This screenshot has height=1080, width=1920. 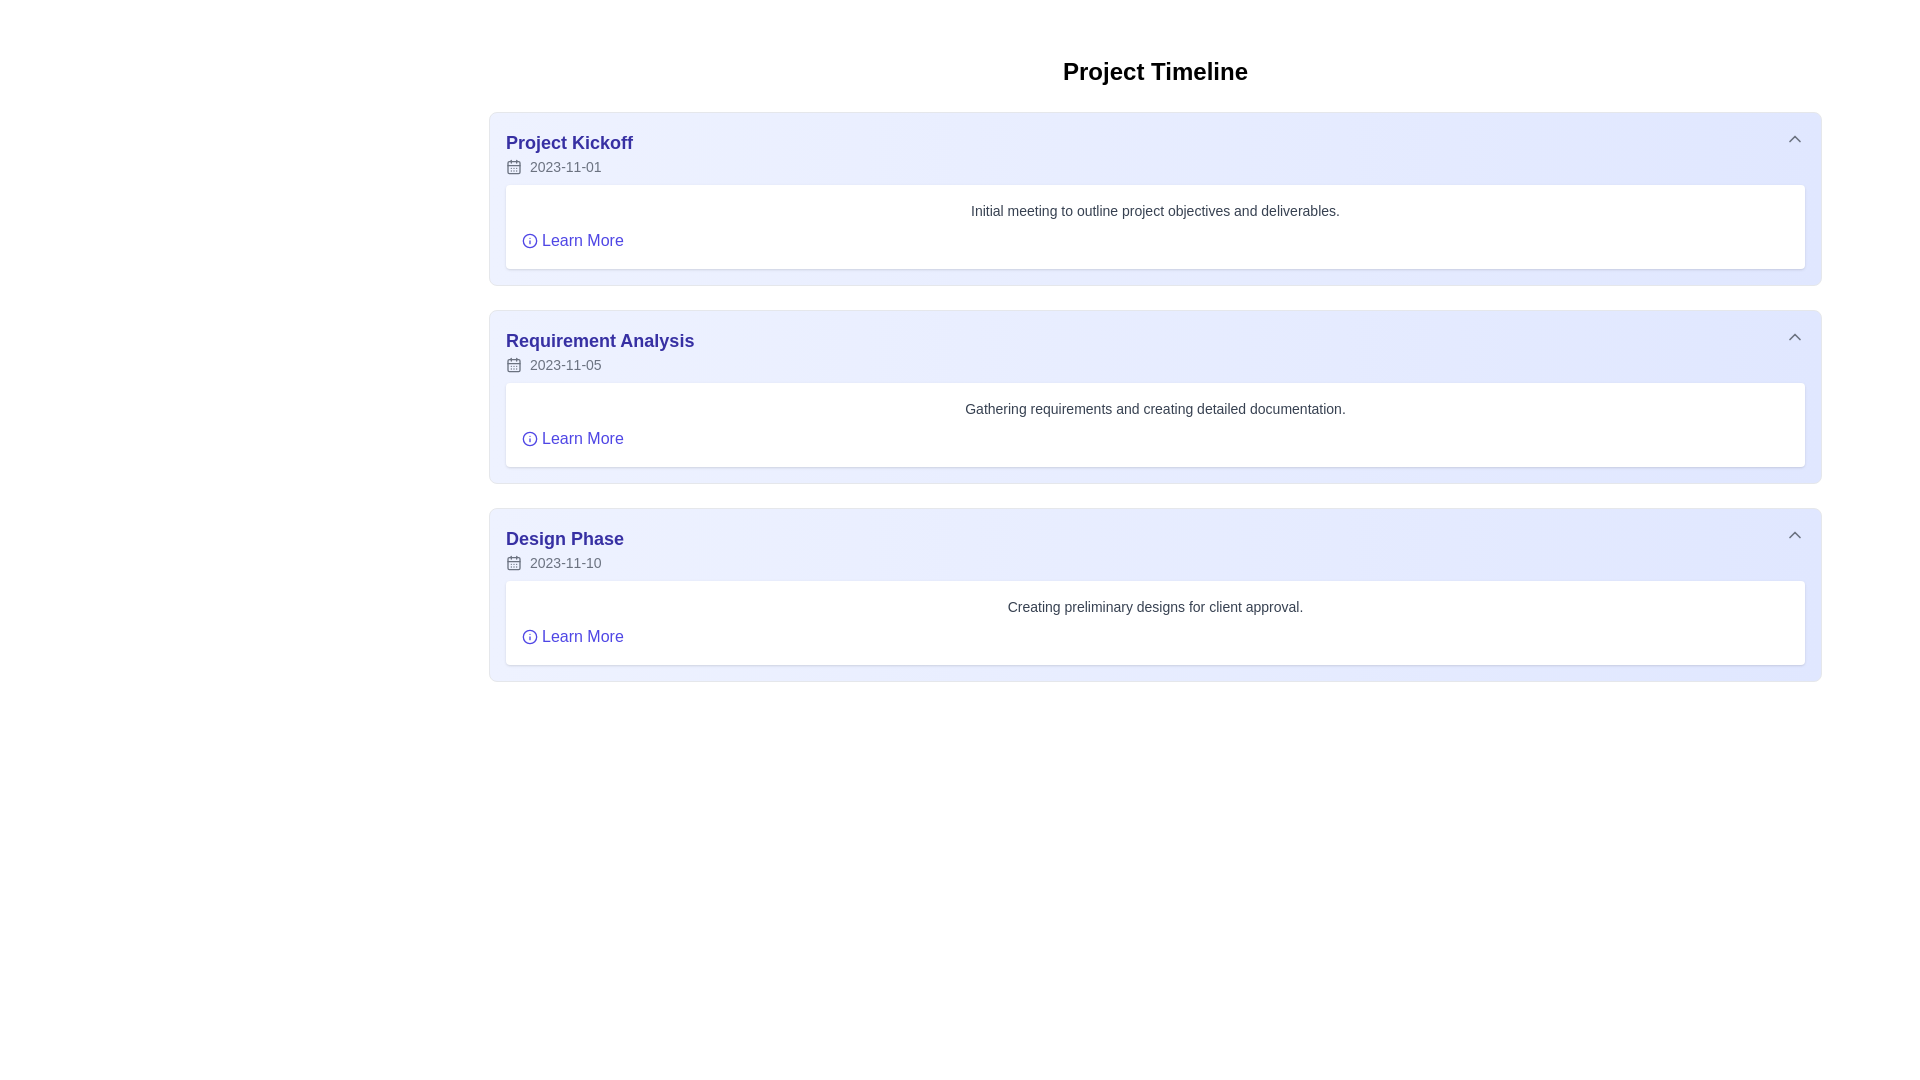 I want to click on text content of the title and date label element located in the third section under 'Design Phase', aligned with the calendar icon, so click(x=564, y=548).